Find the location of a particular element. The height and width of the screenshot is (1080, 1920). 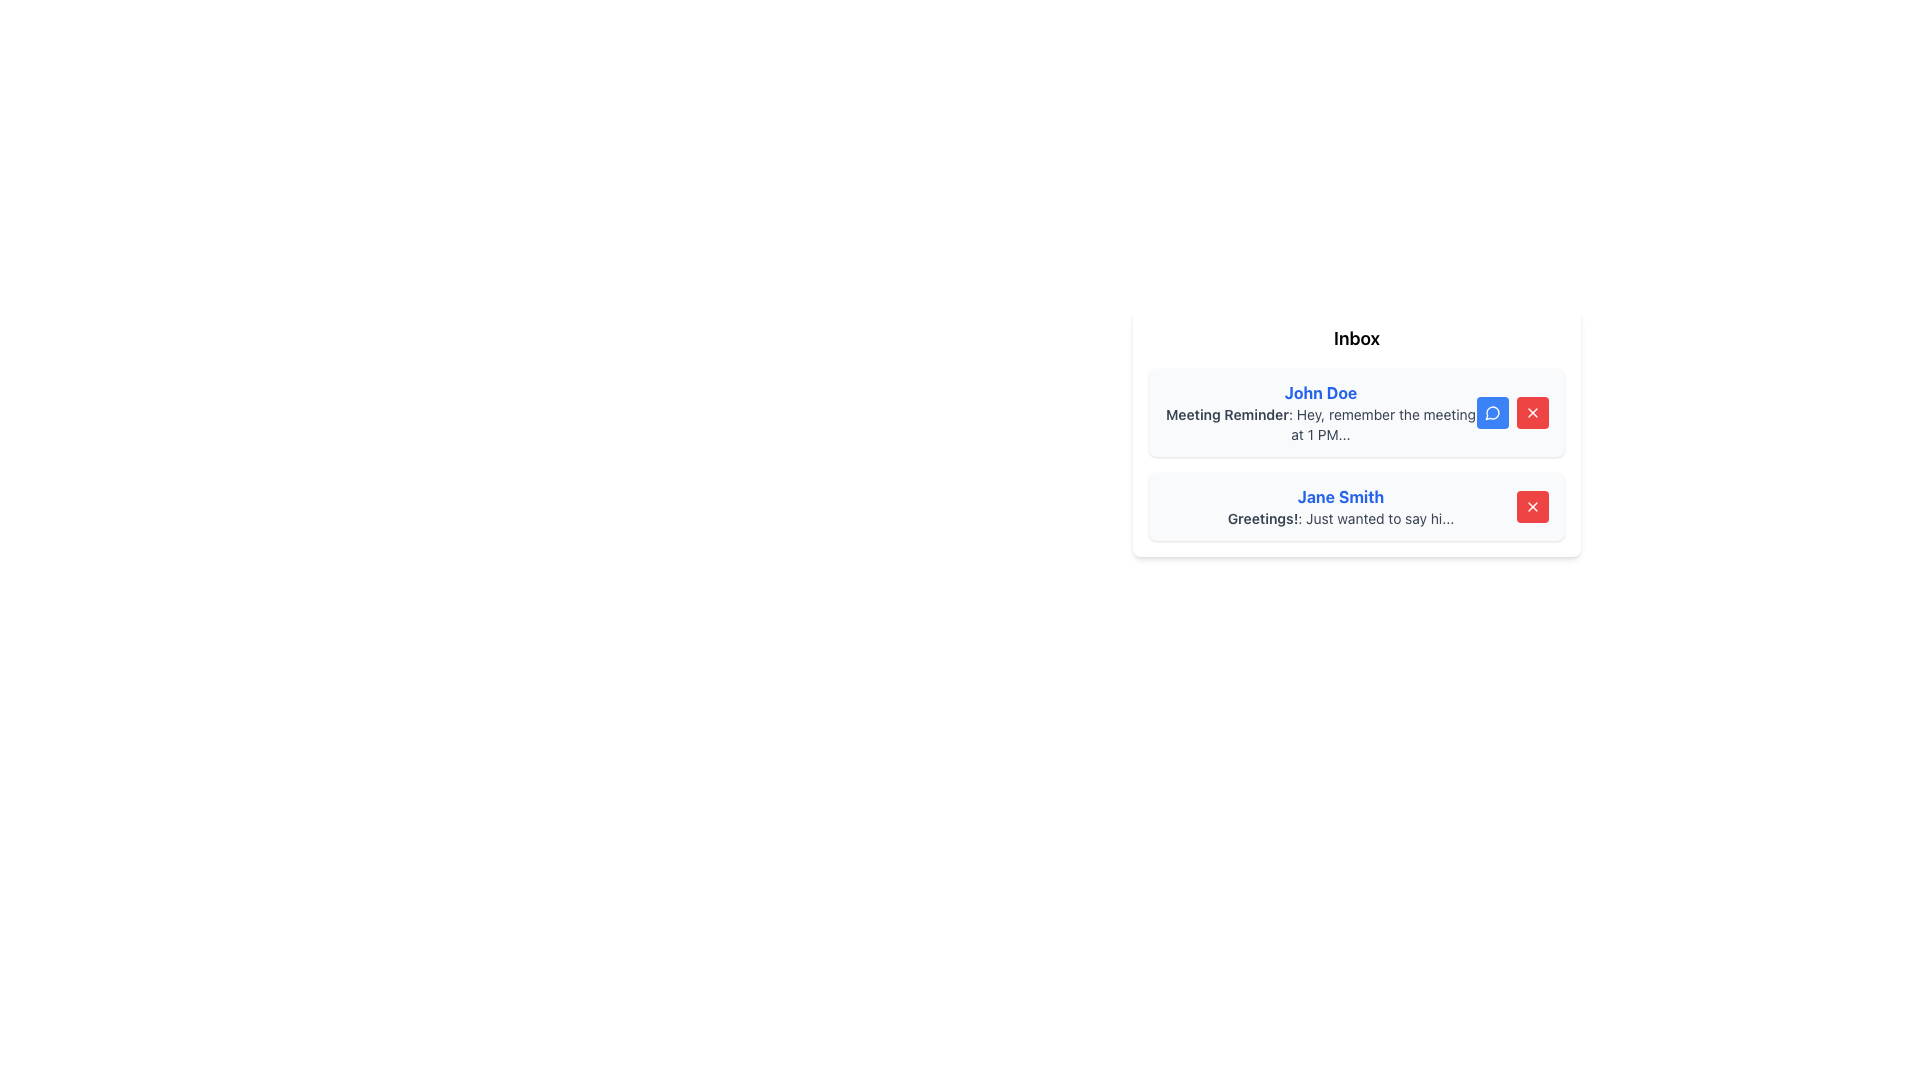

text content of the Message Notification Card displaying 'John Doe' and the message preview 'Meeting Reminder: Hey, remember the meeting at 1 PM...' is located at coordinates (1357, 411).